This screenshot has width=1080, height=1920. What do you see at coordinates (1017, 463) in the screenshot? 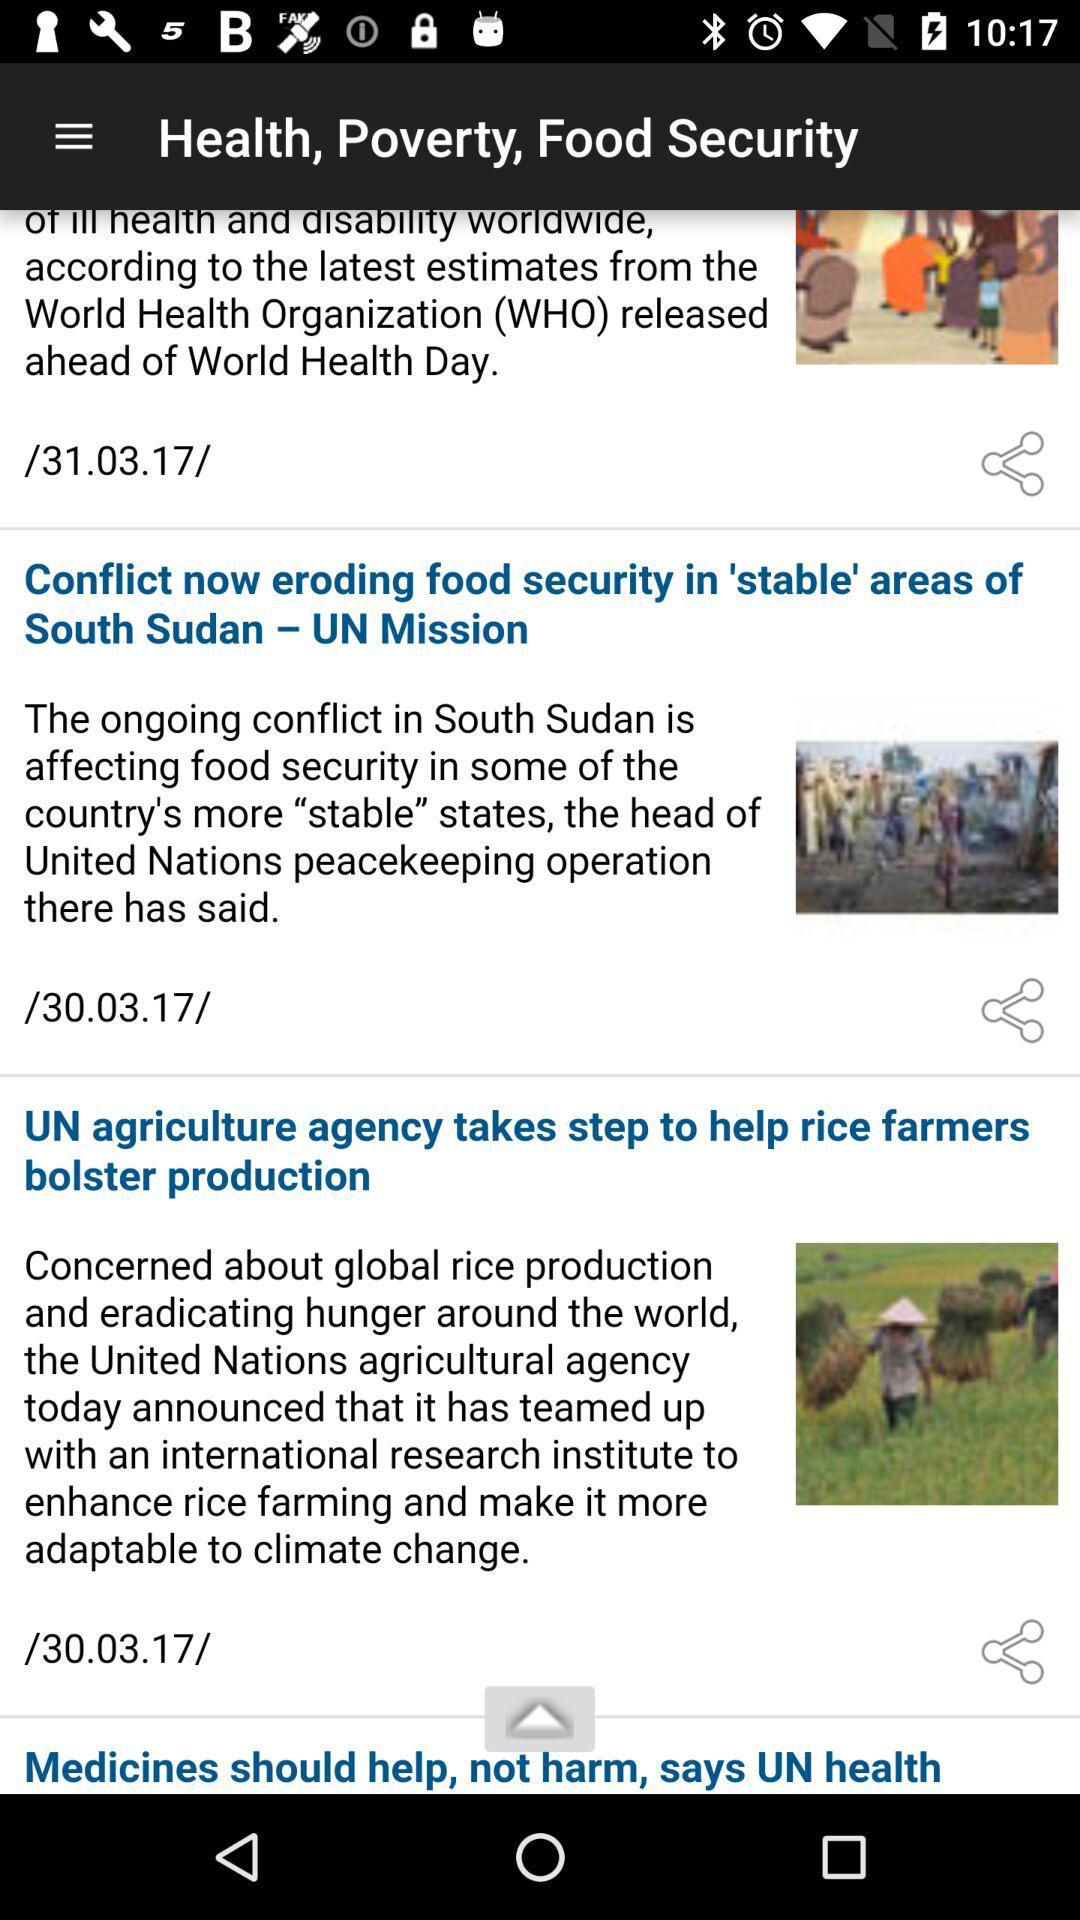
I see `the share icon` at bounding box center [1017, 463].